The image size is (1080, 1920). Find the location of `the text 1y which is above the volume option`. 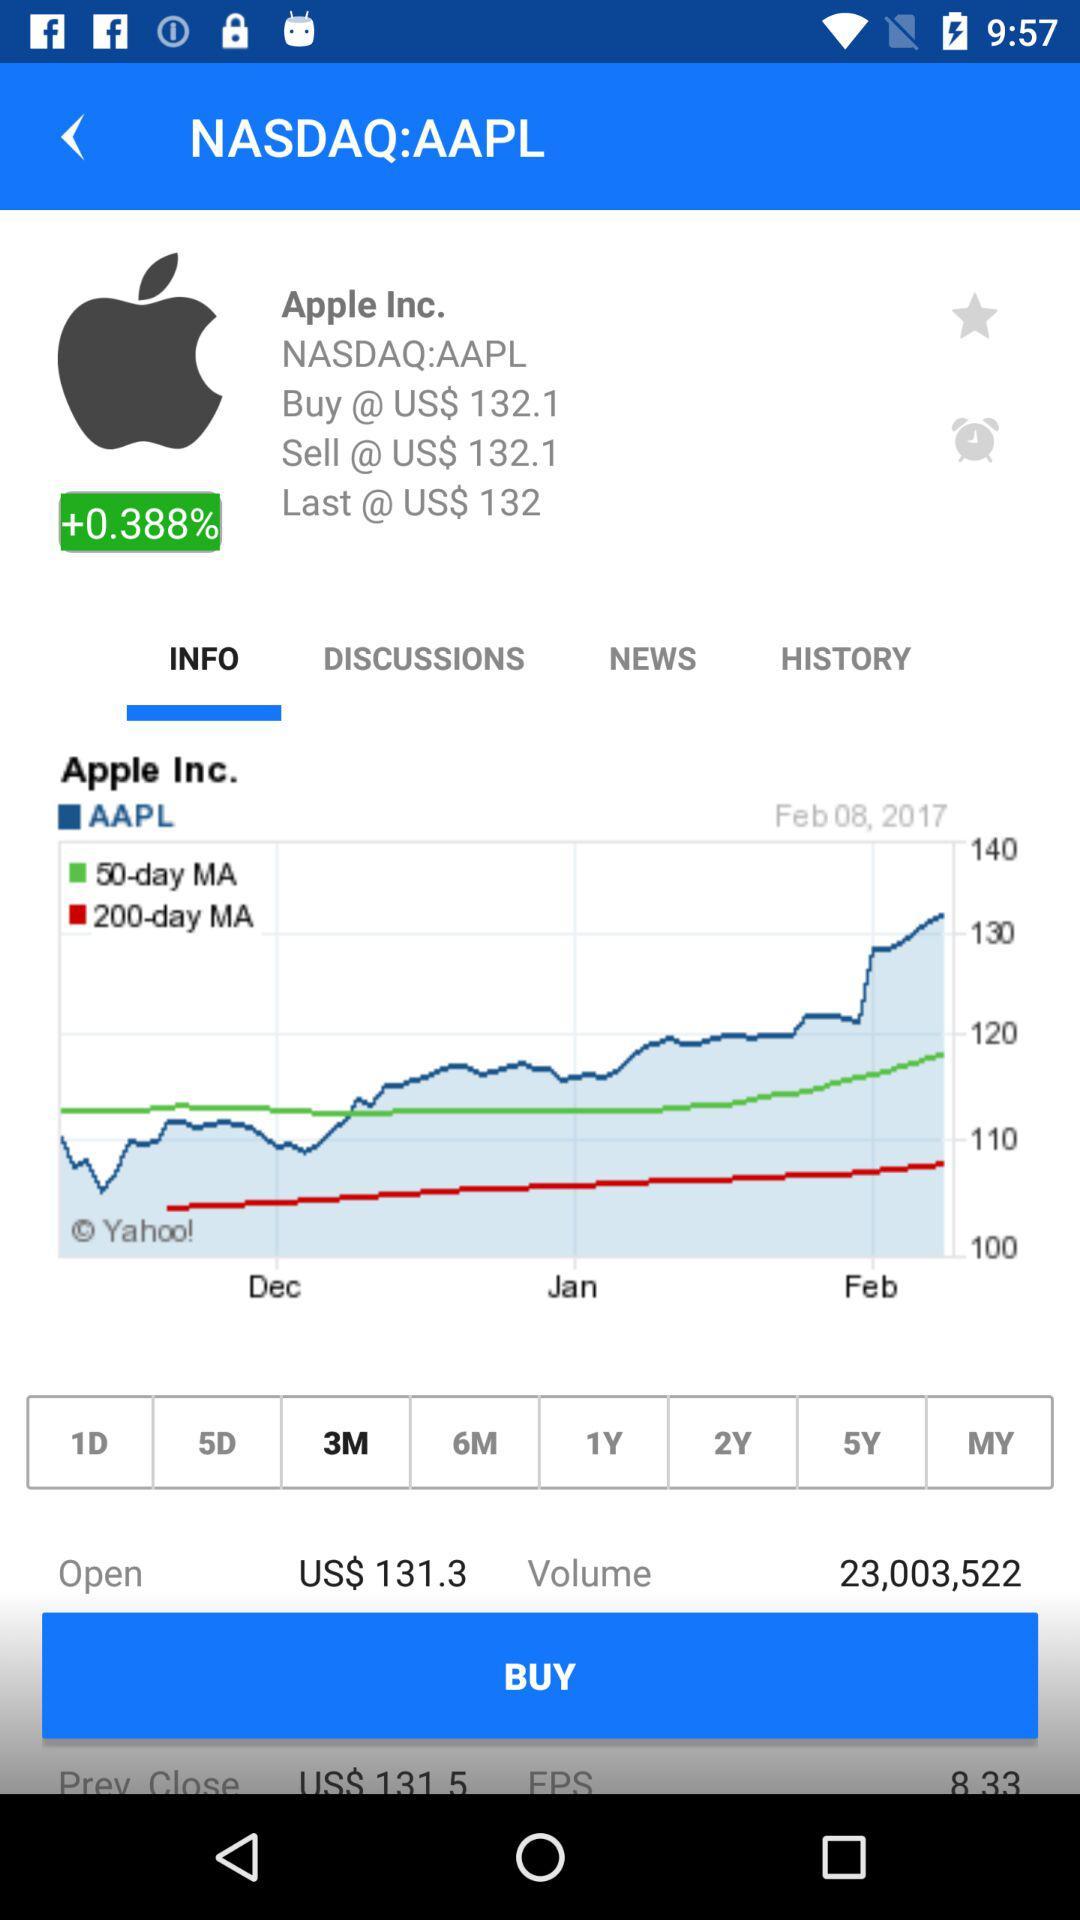

the text 1y which is above the volume option is located at coordinates (603, 1442).